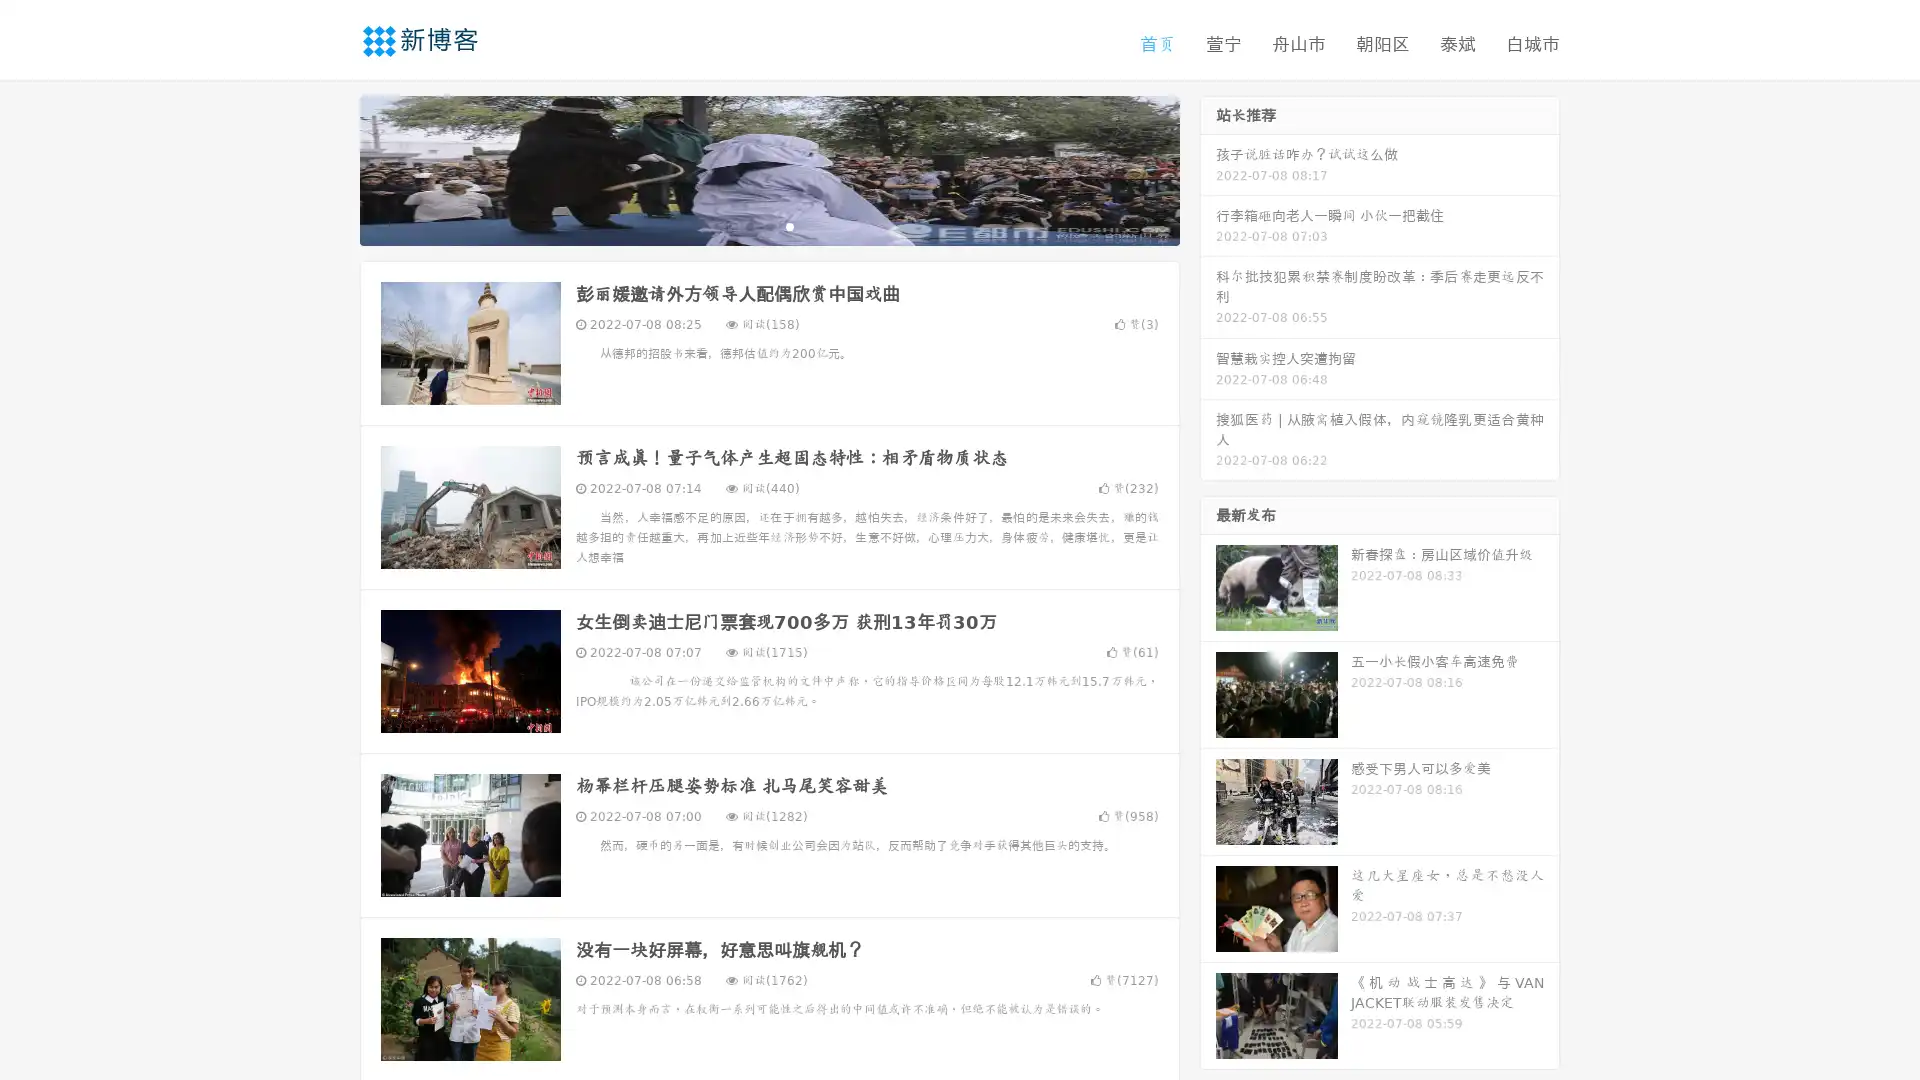  Describe the element at coordinates (789, 225) in the screenshot. I see `Go to slide 3` at that location.